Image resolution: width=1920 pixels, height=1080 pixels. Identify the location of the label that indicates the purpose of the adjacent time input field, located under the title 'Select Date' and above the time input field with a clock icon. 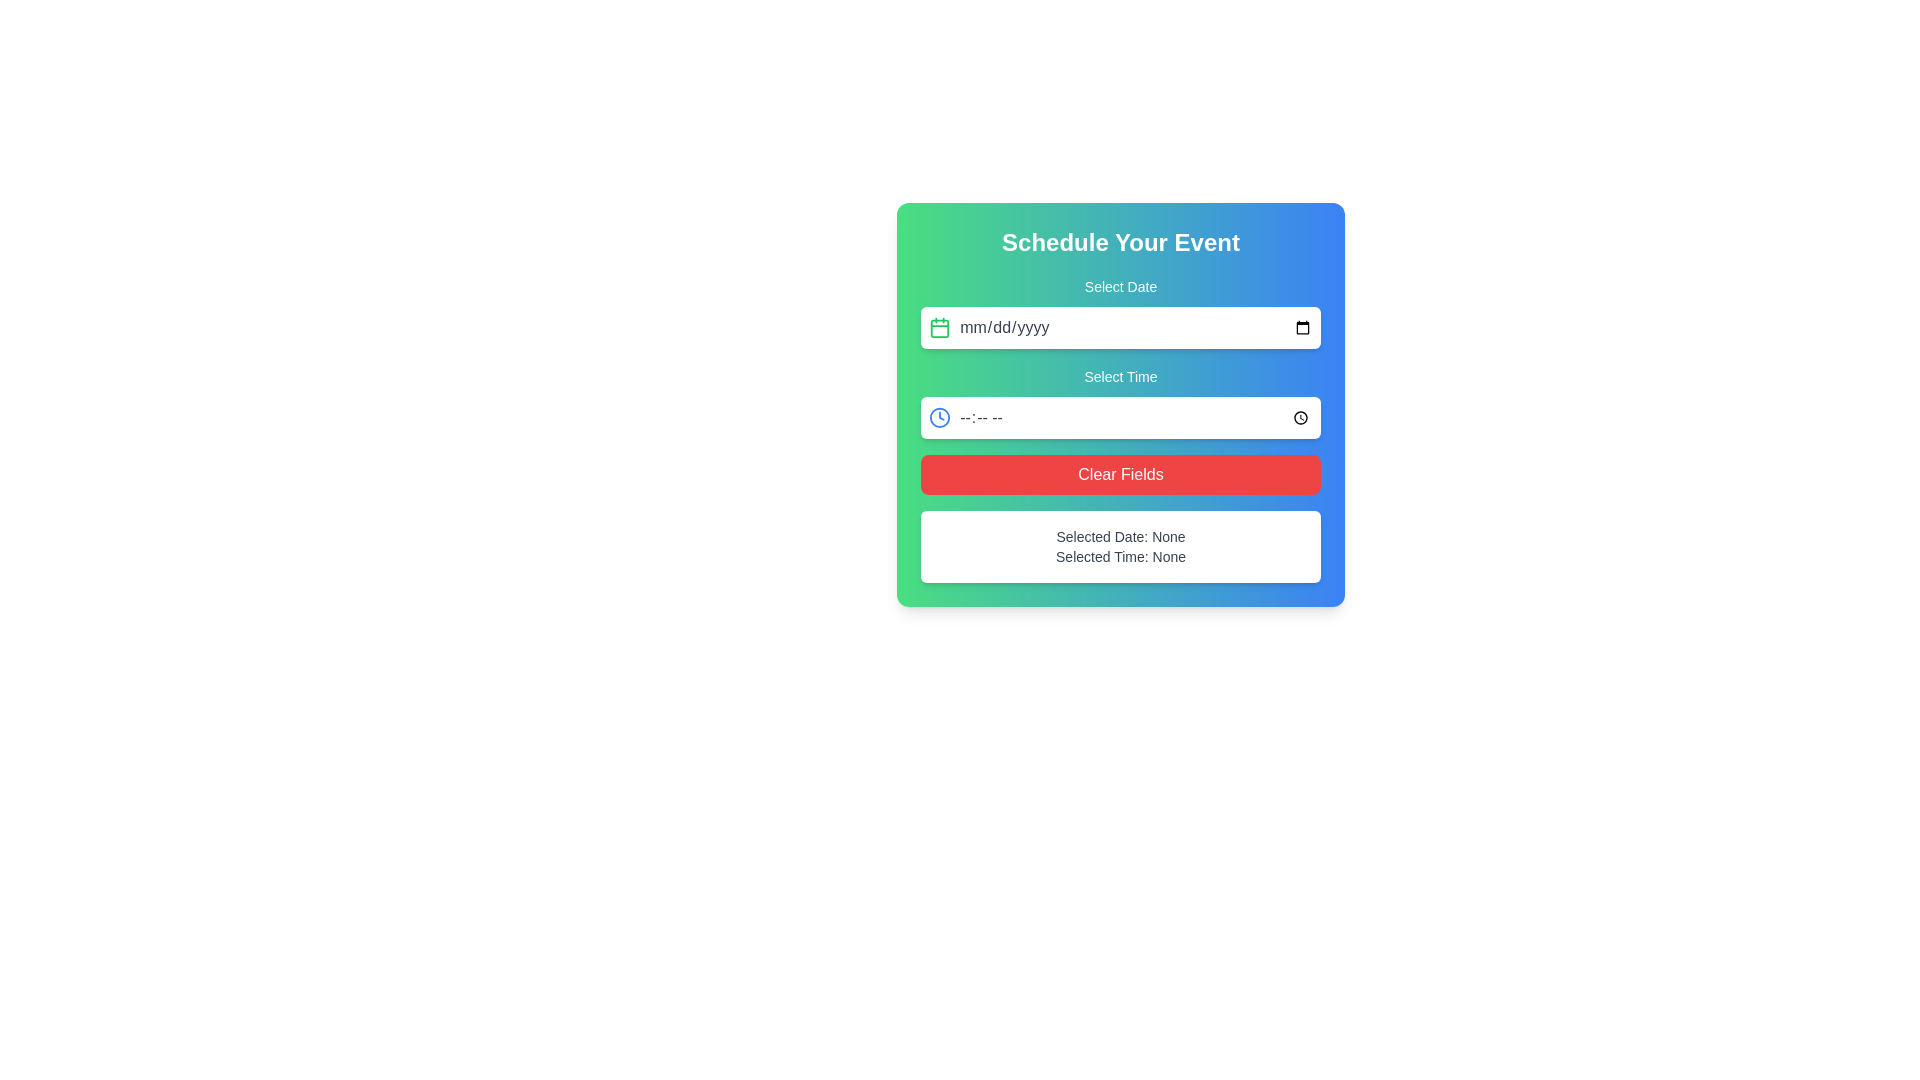
(1120, 377).